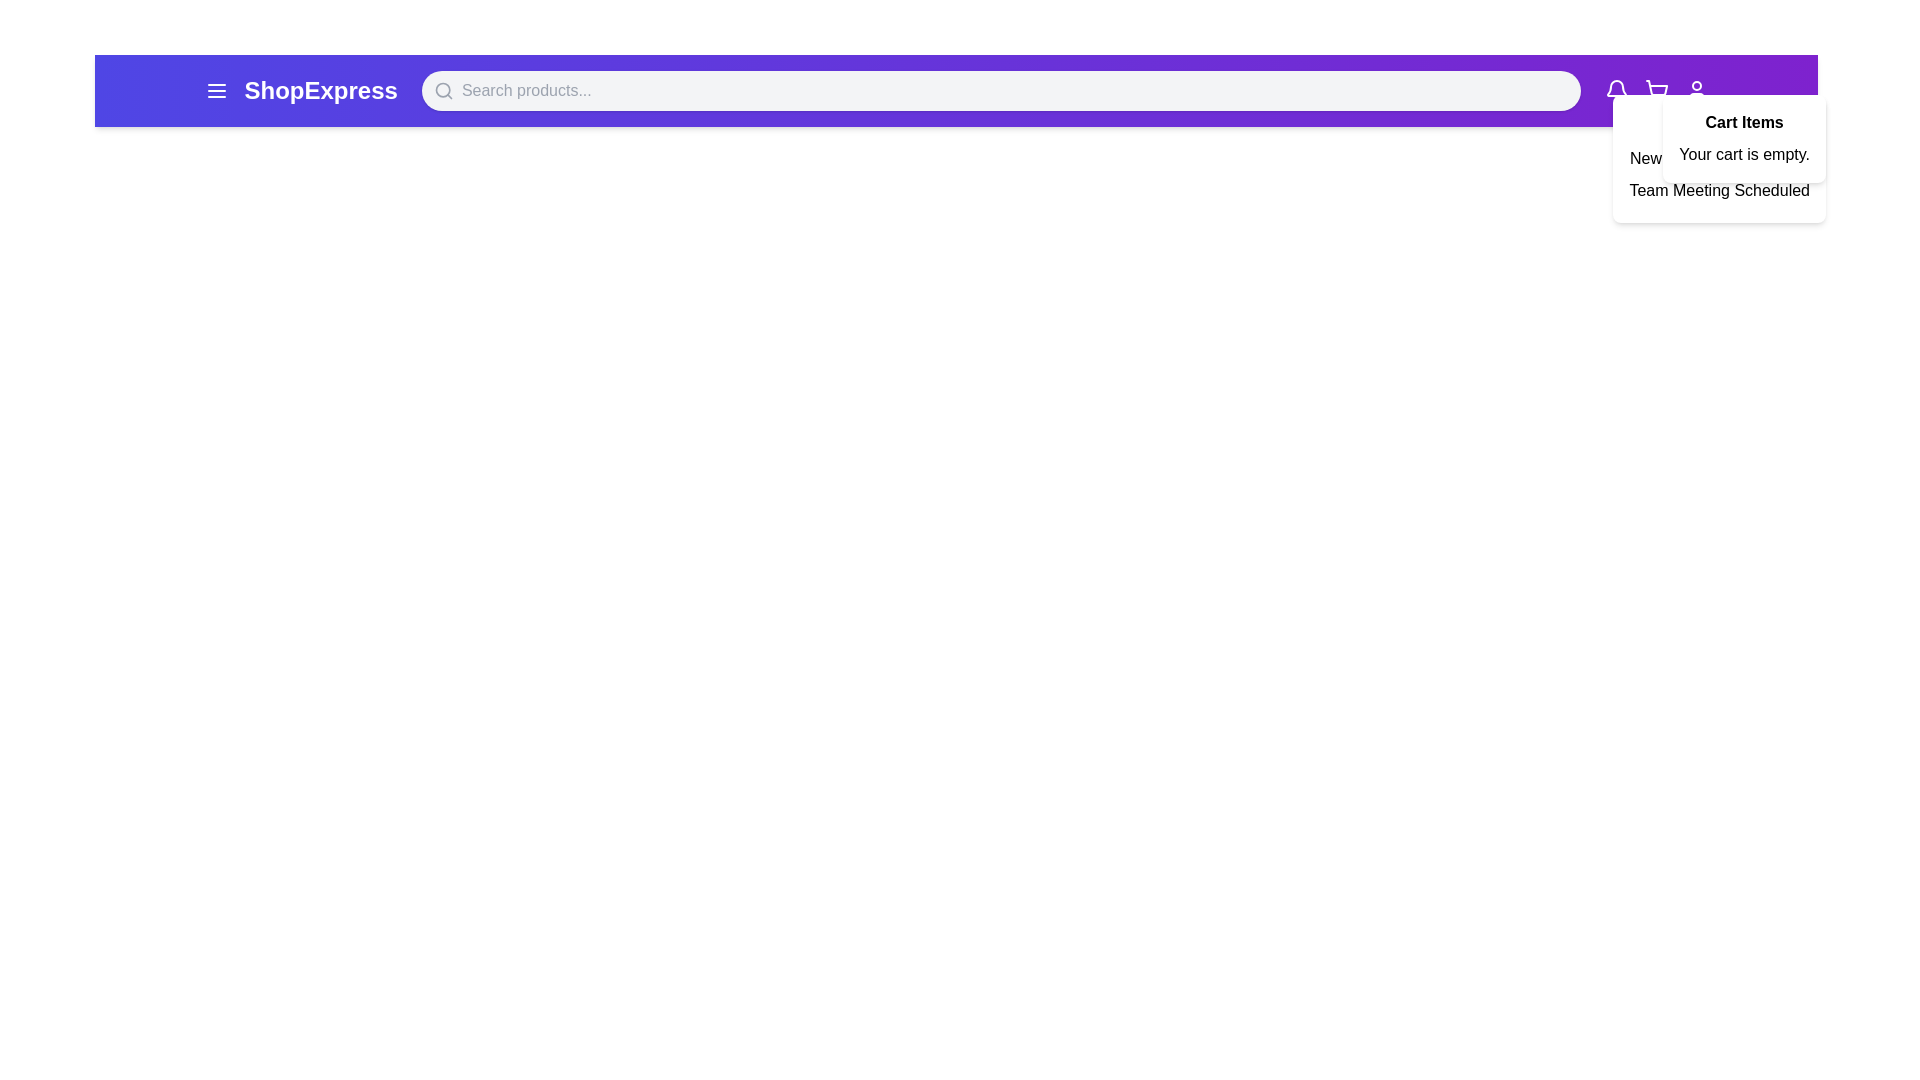 The width and height of the screenshot is (1920, 1080). Describe the element at coordinates (1001, 91) in the screenshot. I see `the search bar to focus it for typing` at that location.